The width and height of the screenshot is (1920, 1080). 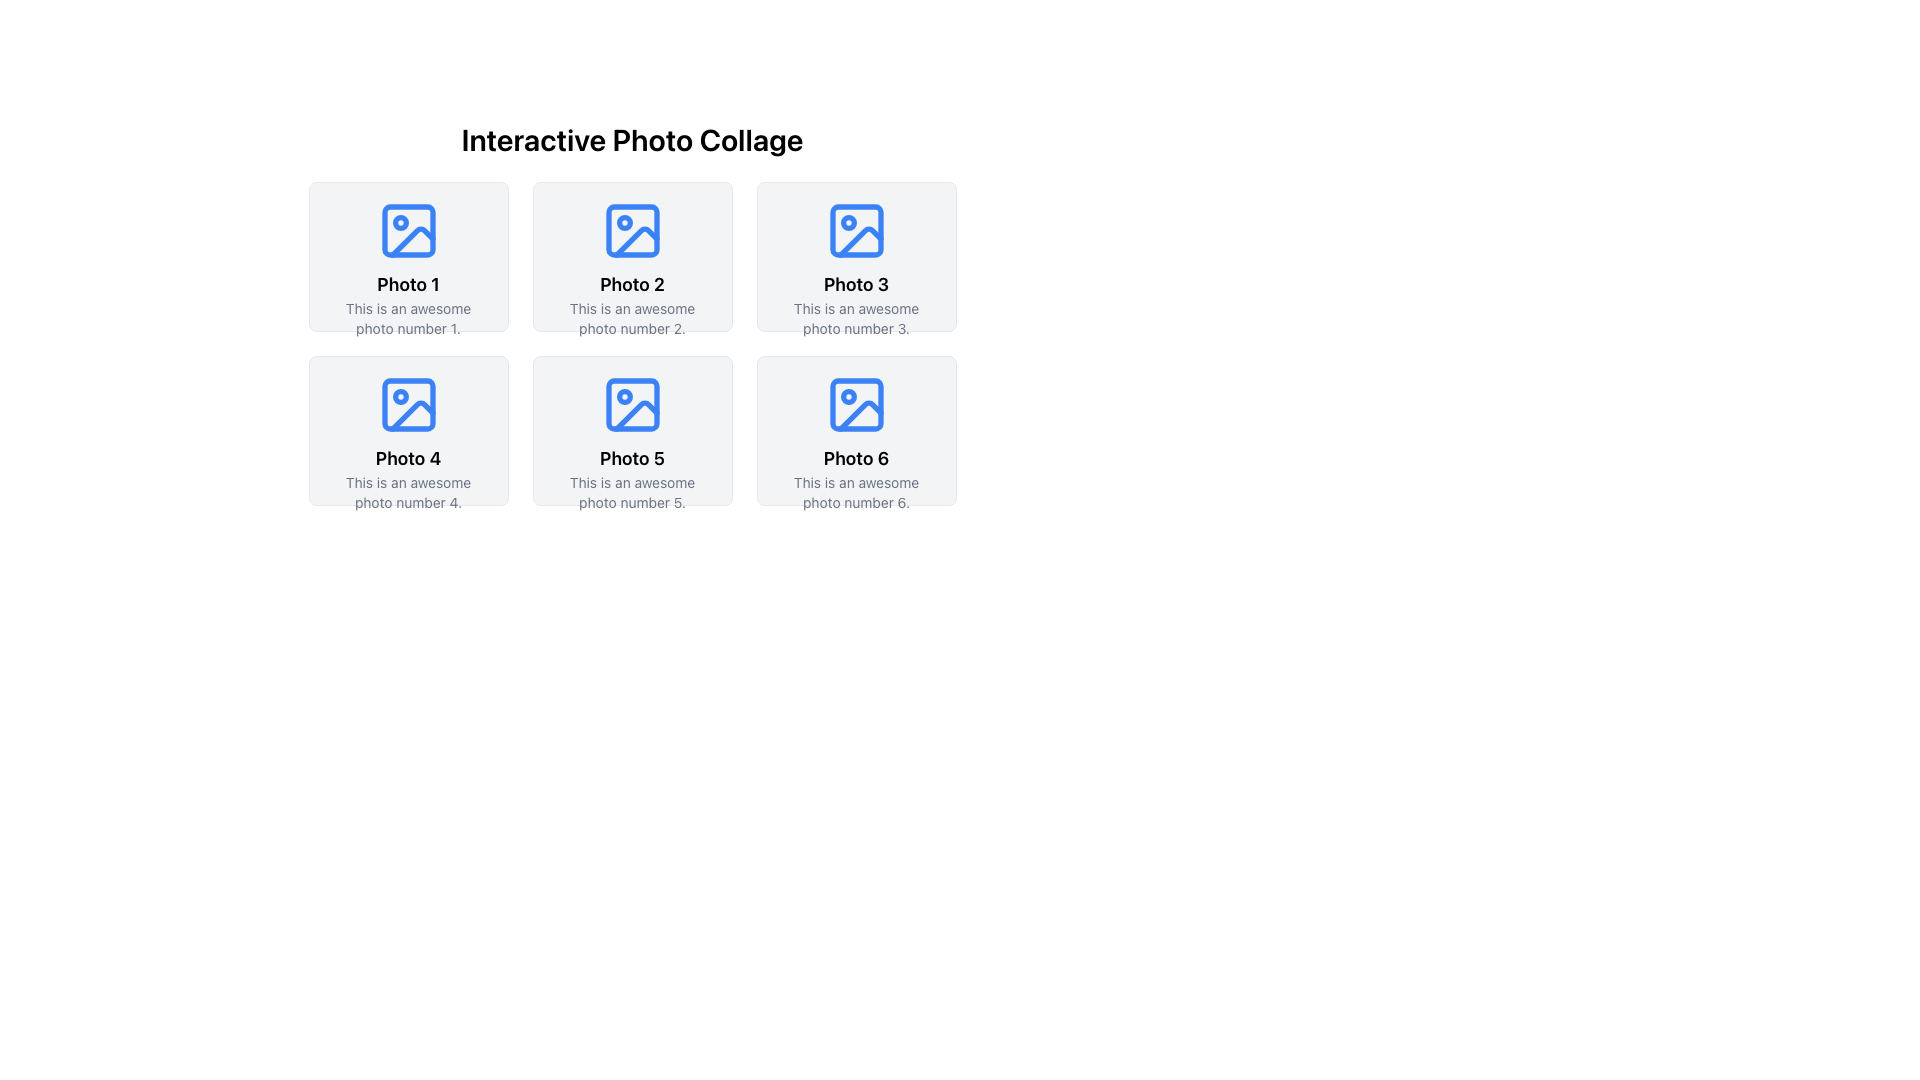 What do you see at coordinates (631, 430) in the screenshot?
I see `the photo entry card positioned in the lower-left section of the grid layout` at bounding box center [631, 430].